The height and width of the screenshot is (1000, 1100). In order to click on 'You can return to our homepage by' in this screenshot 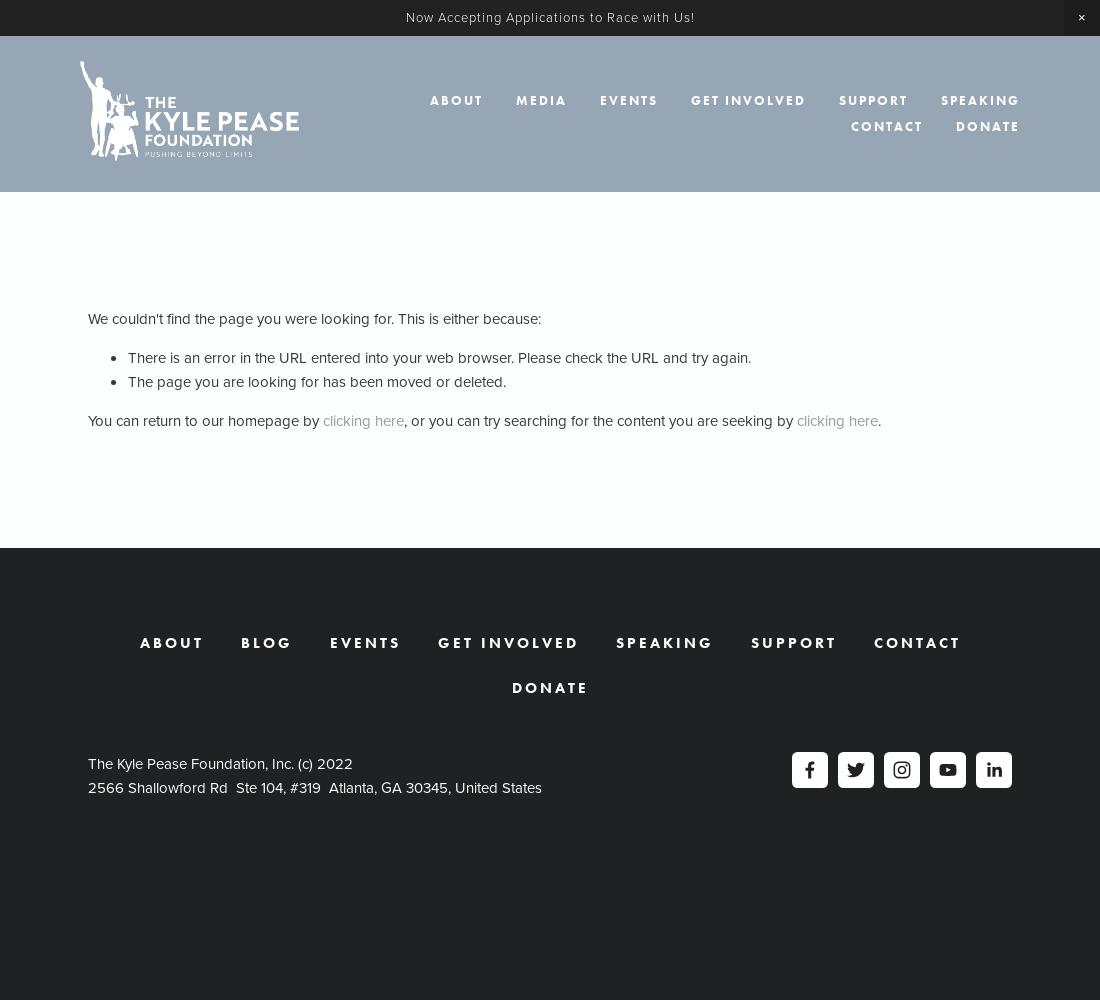, I will do `click(204, 421)`.